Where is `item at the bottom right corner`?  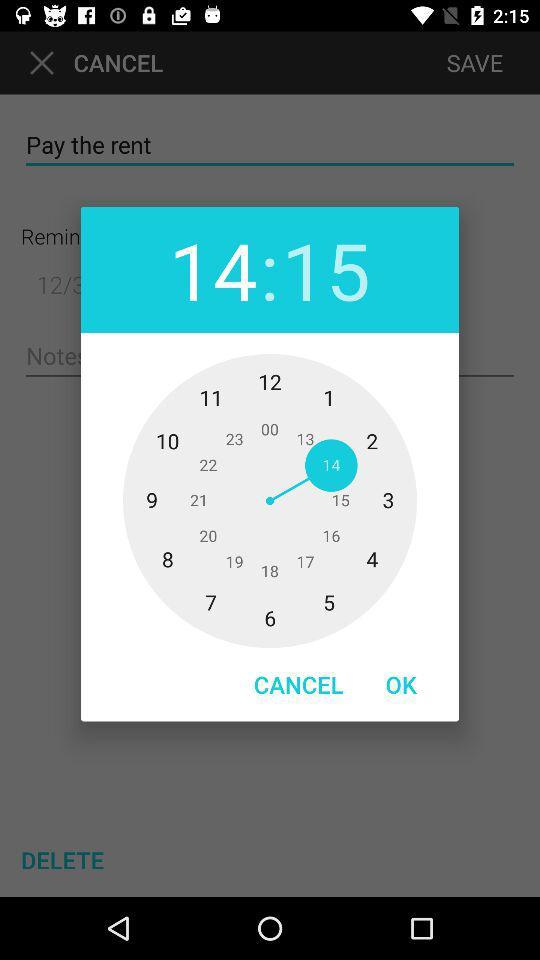
item at the bottom right corner is located at coordinates (401, 684).